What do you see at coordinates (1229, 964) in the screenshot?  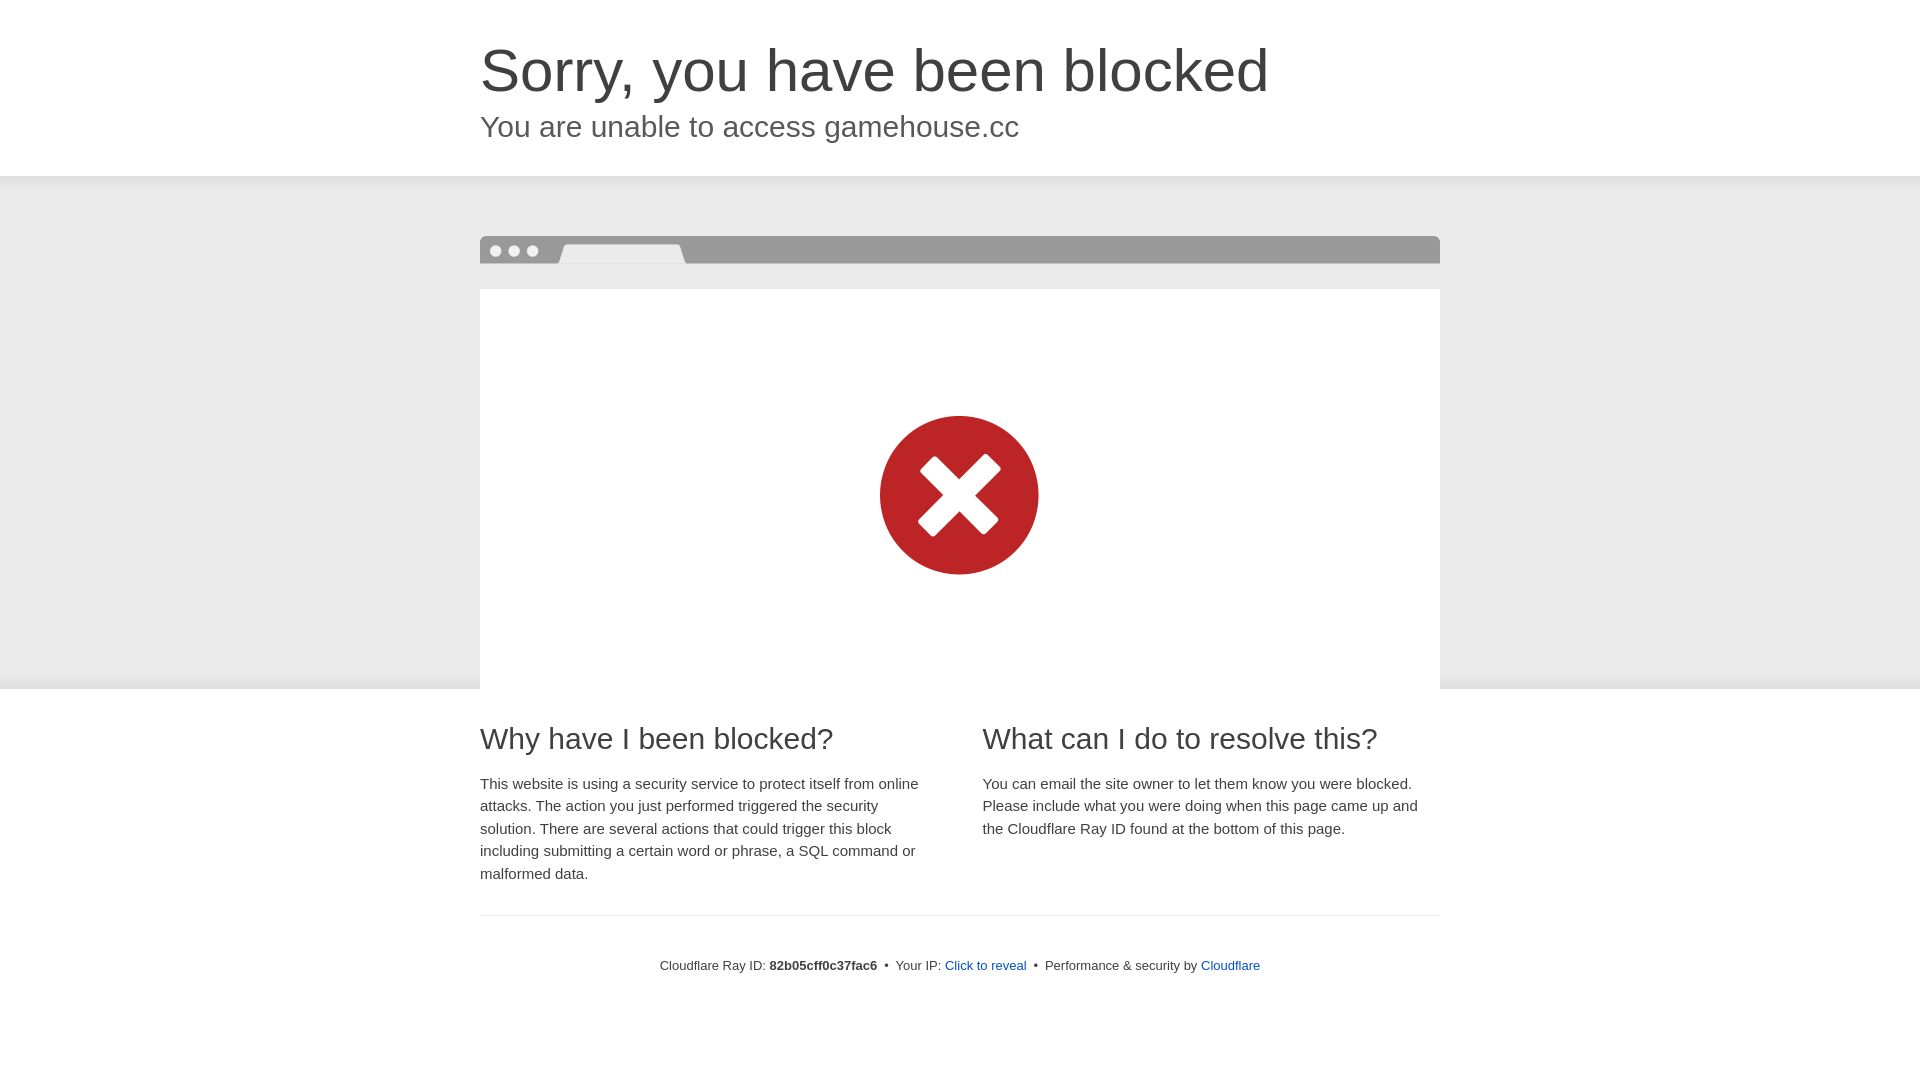 I see `'Cloudflare'` at bounding box center [1229, 964].